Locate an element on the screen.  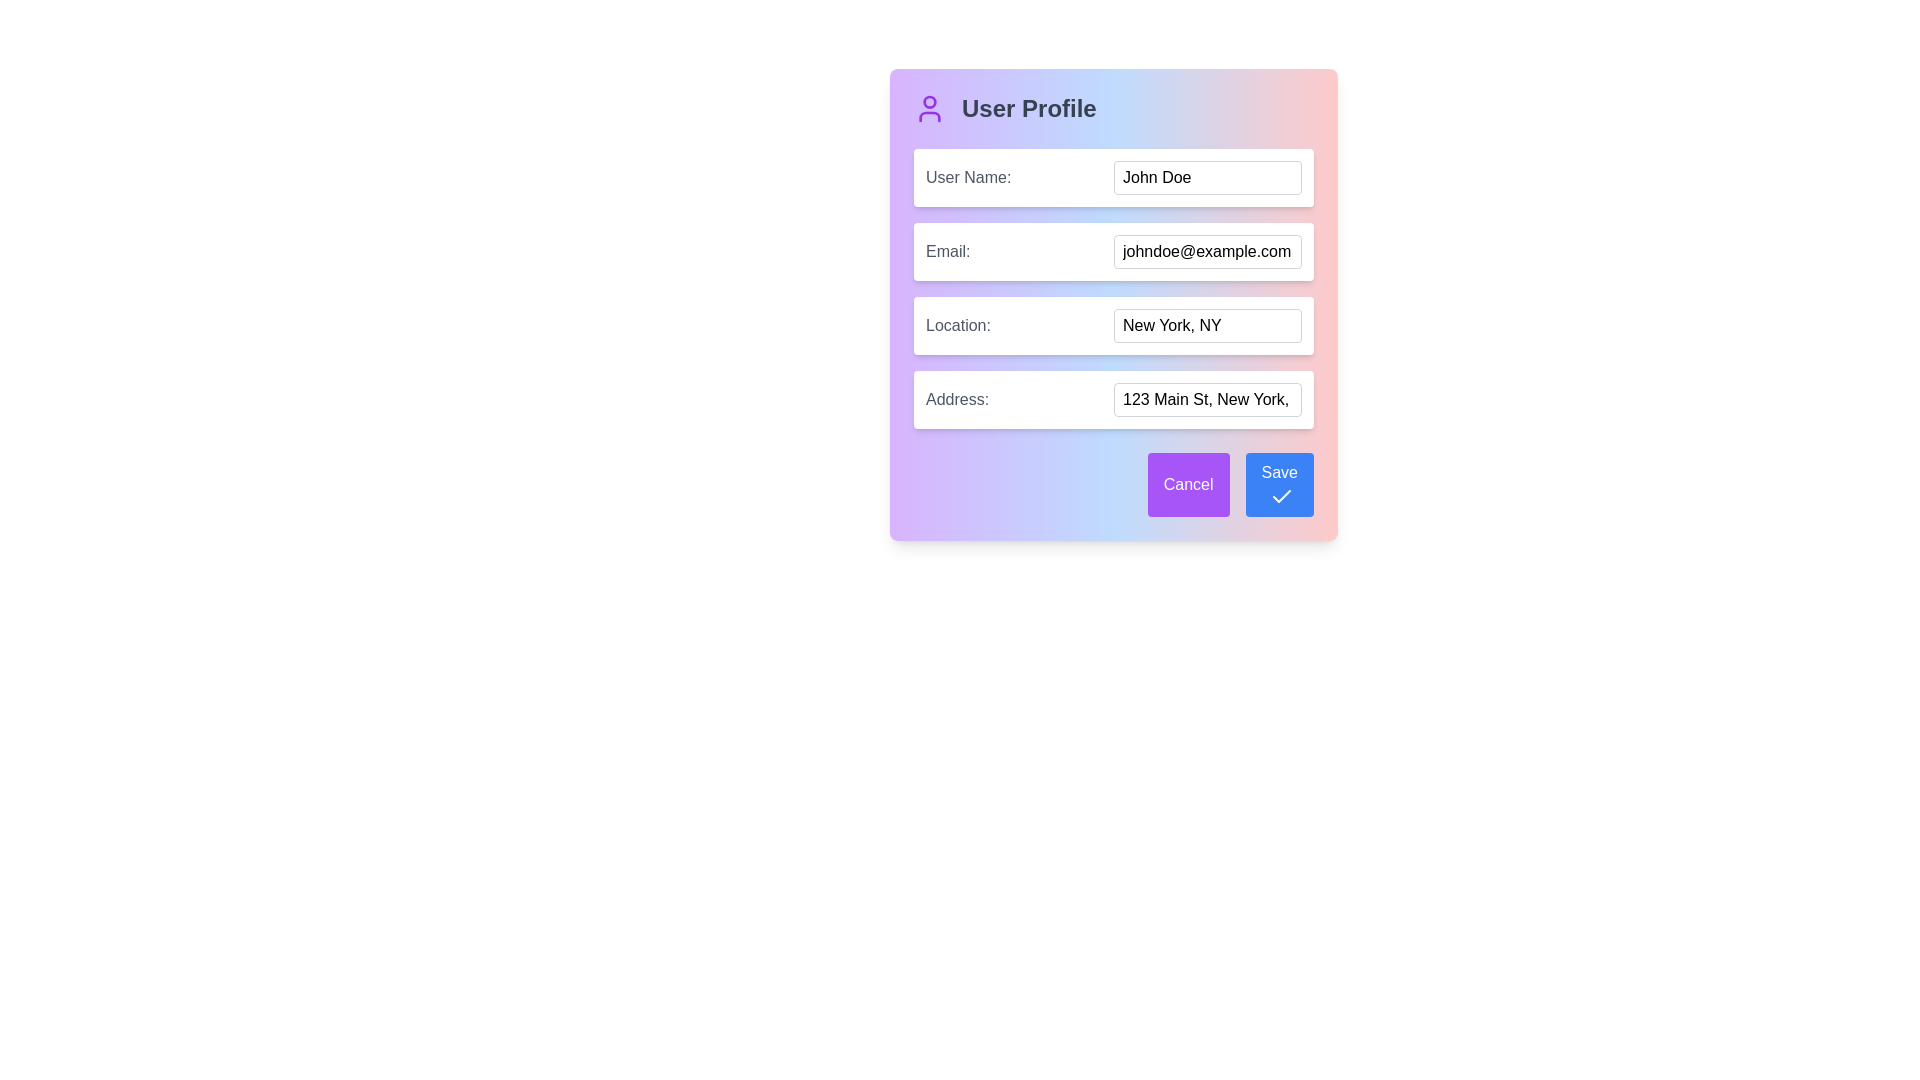
the text input field with rounded edges and placeholder 'New York, NY' is located at coordinates (1207, 325).